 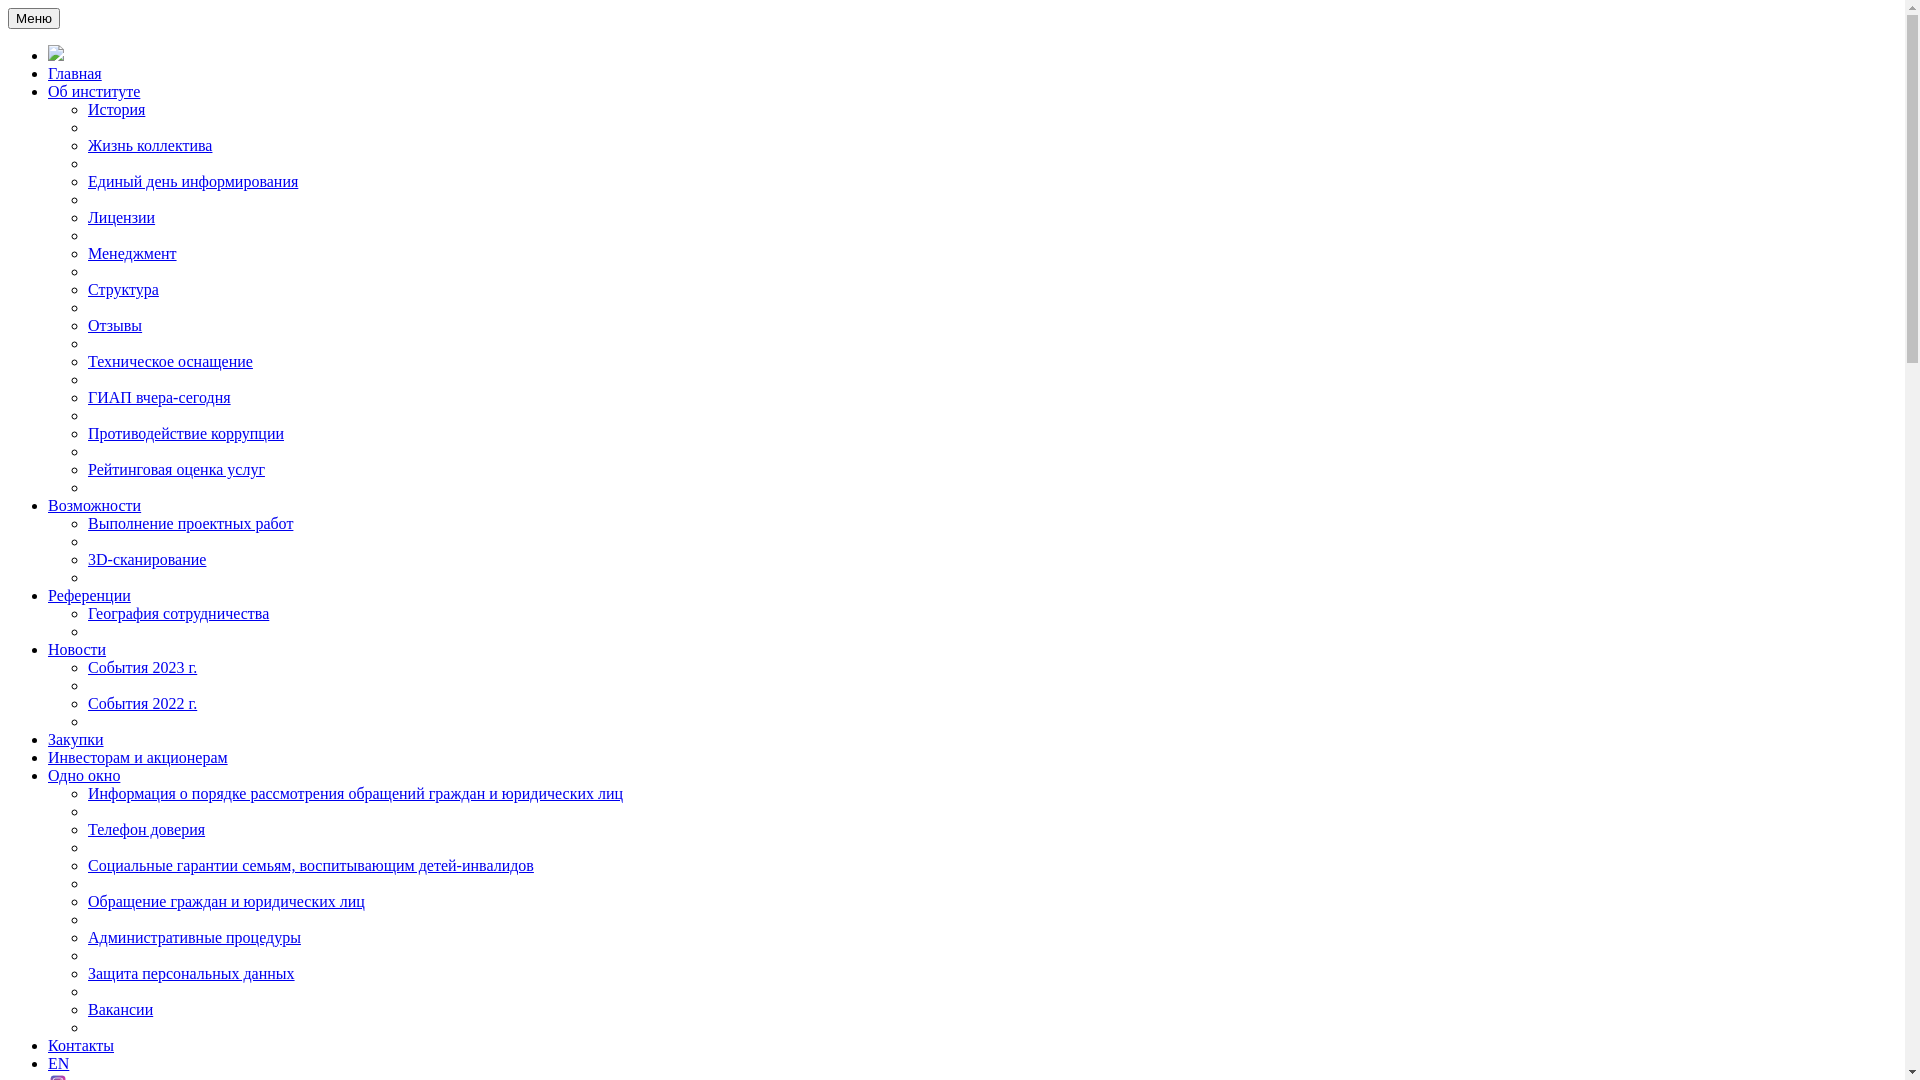 I want to click on 'EN', so click(x=58, y=1062).